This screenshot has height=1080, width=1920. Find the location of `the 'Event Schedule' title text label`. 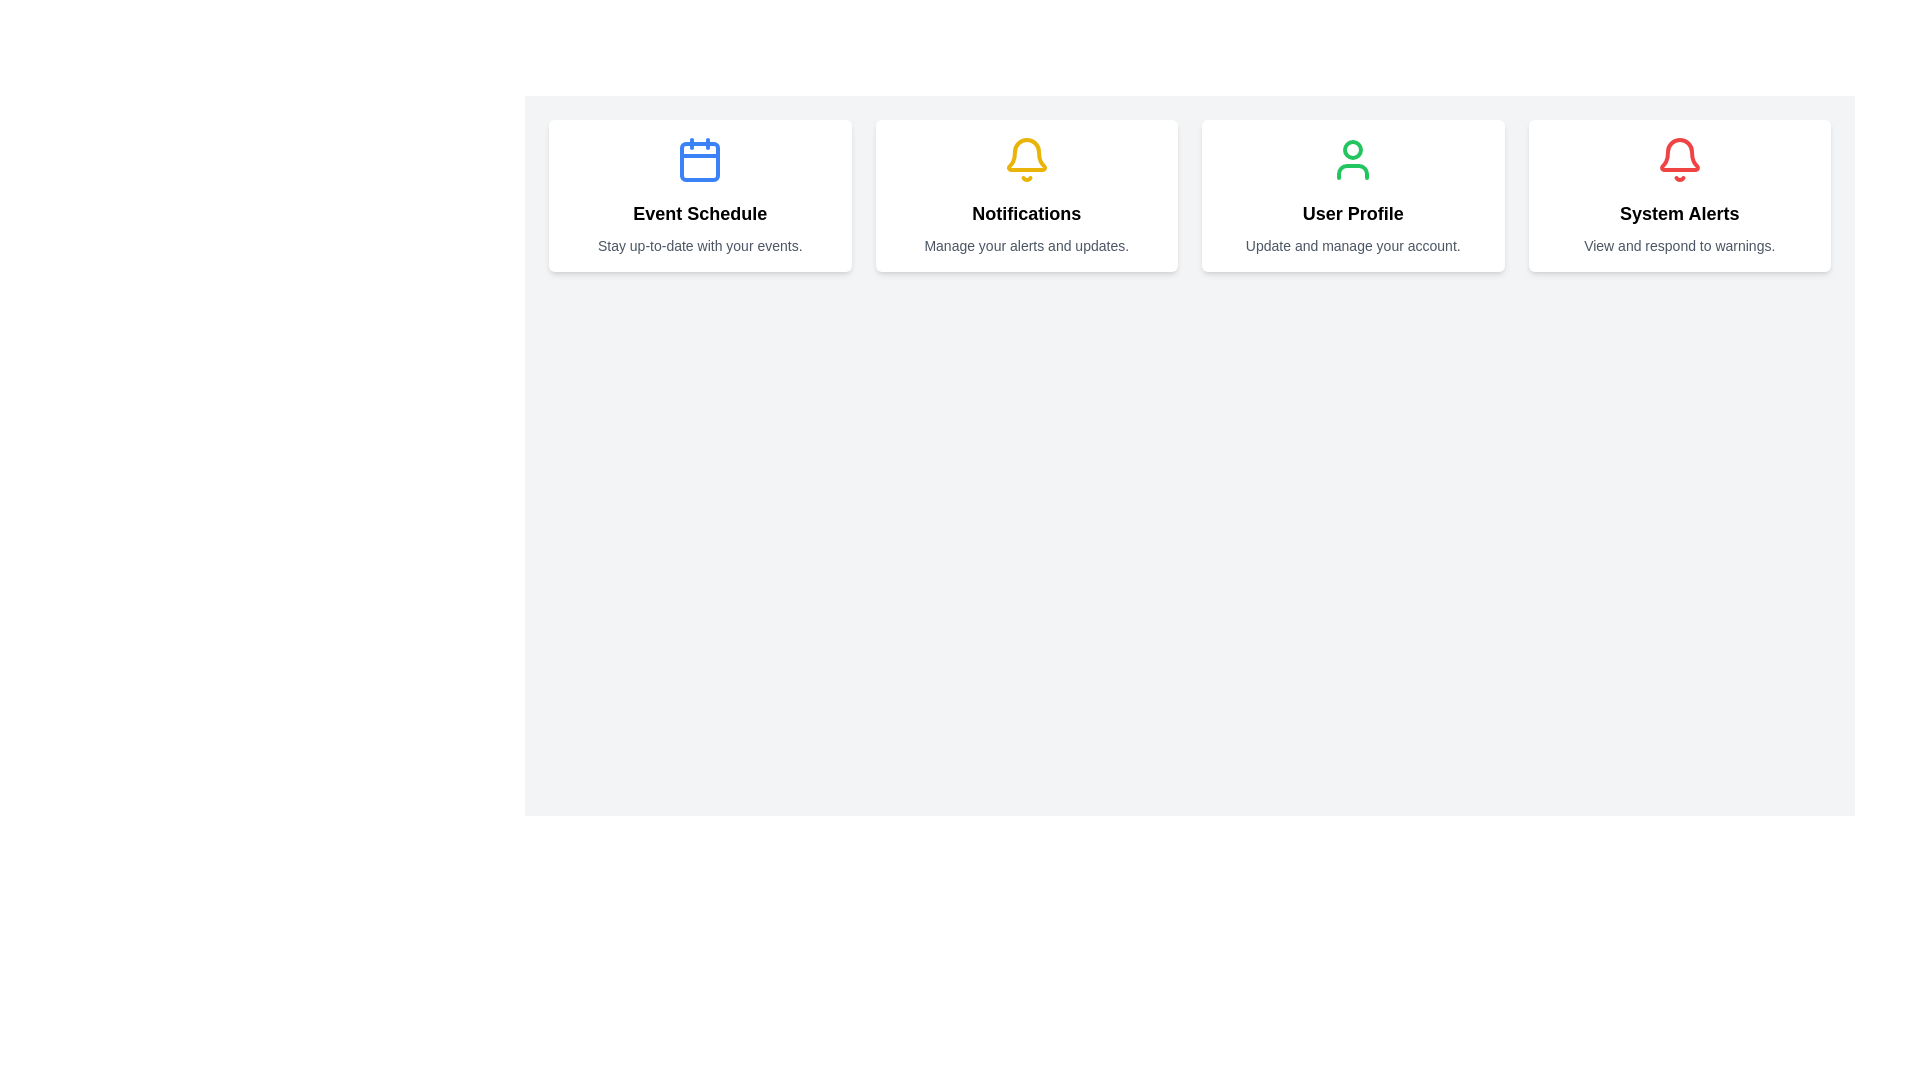

the 'Event Schedule' title text label is located at coordinates (700, 213).